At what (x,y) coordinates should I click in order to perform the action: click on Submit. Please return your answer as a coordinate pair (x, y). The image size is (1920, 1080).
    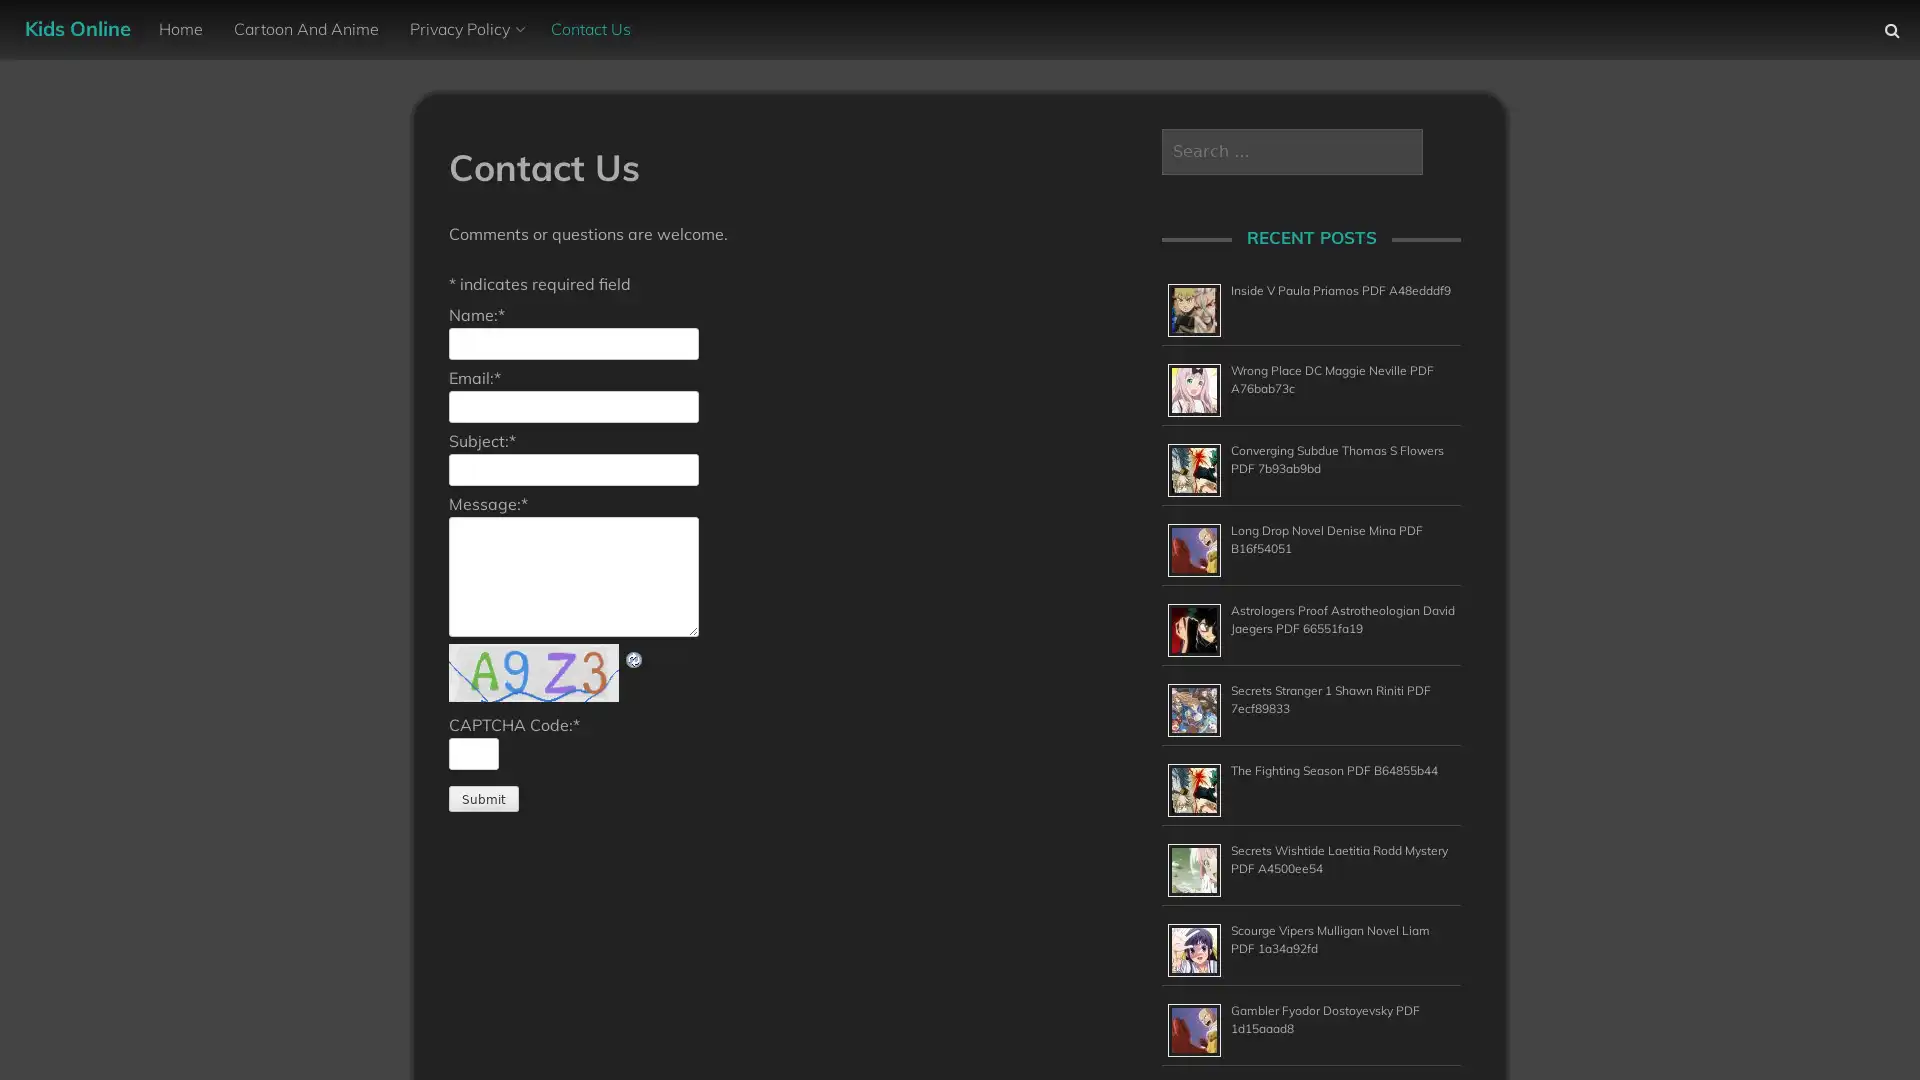
    Looking at the image, I should click on (484, 797).